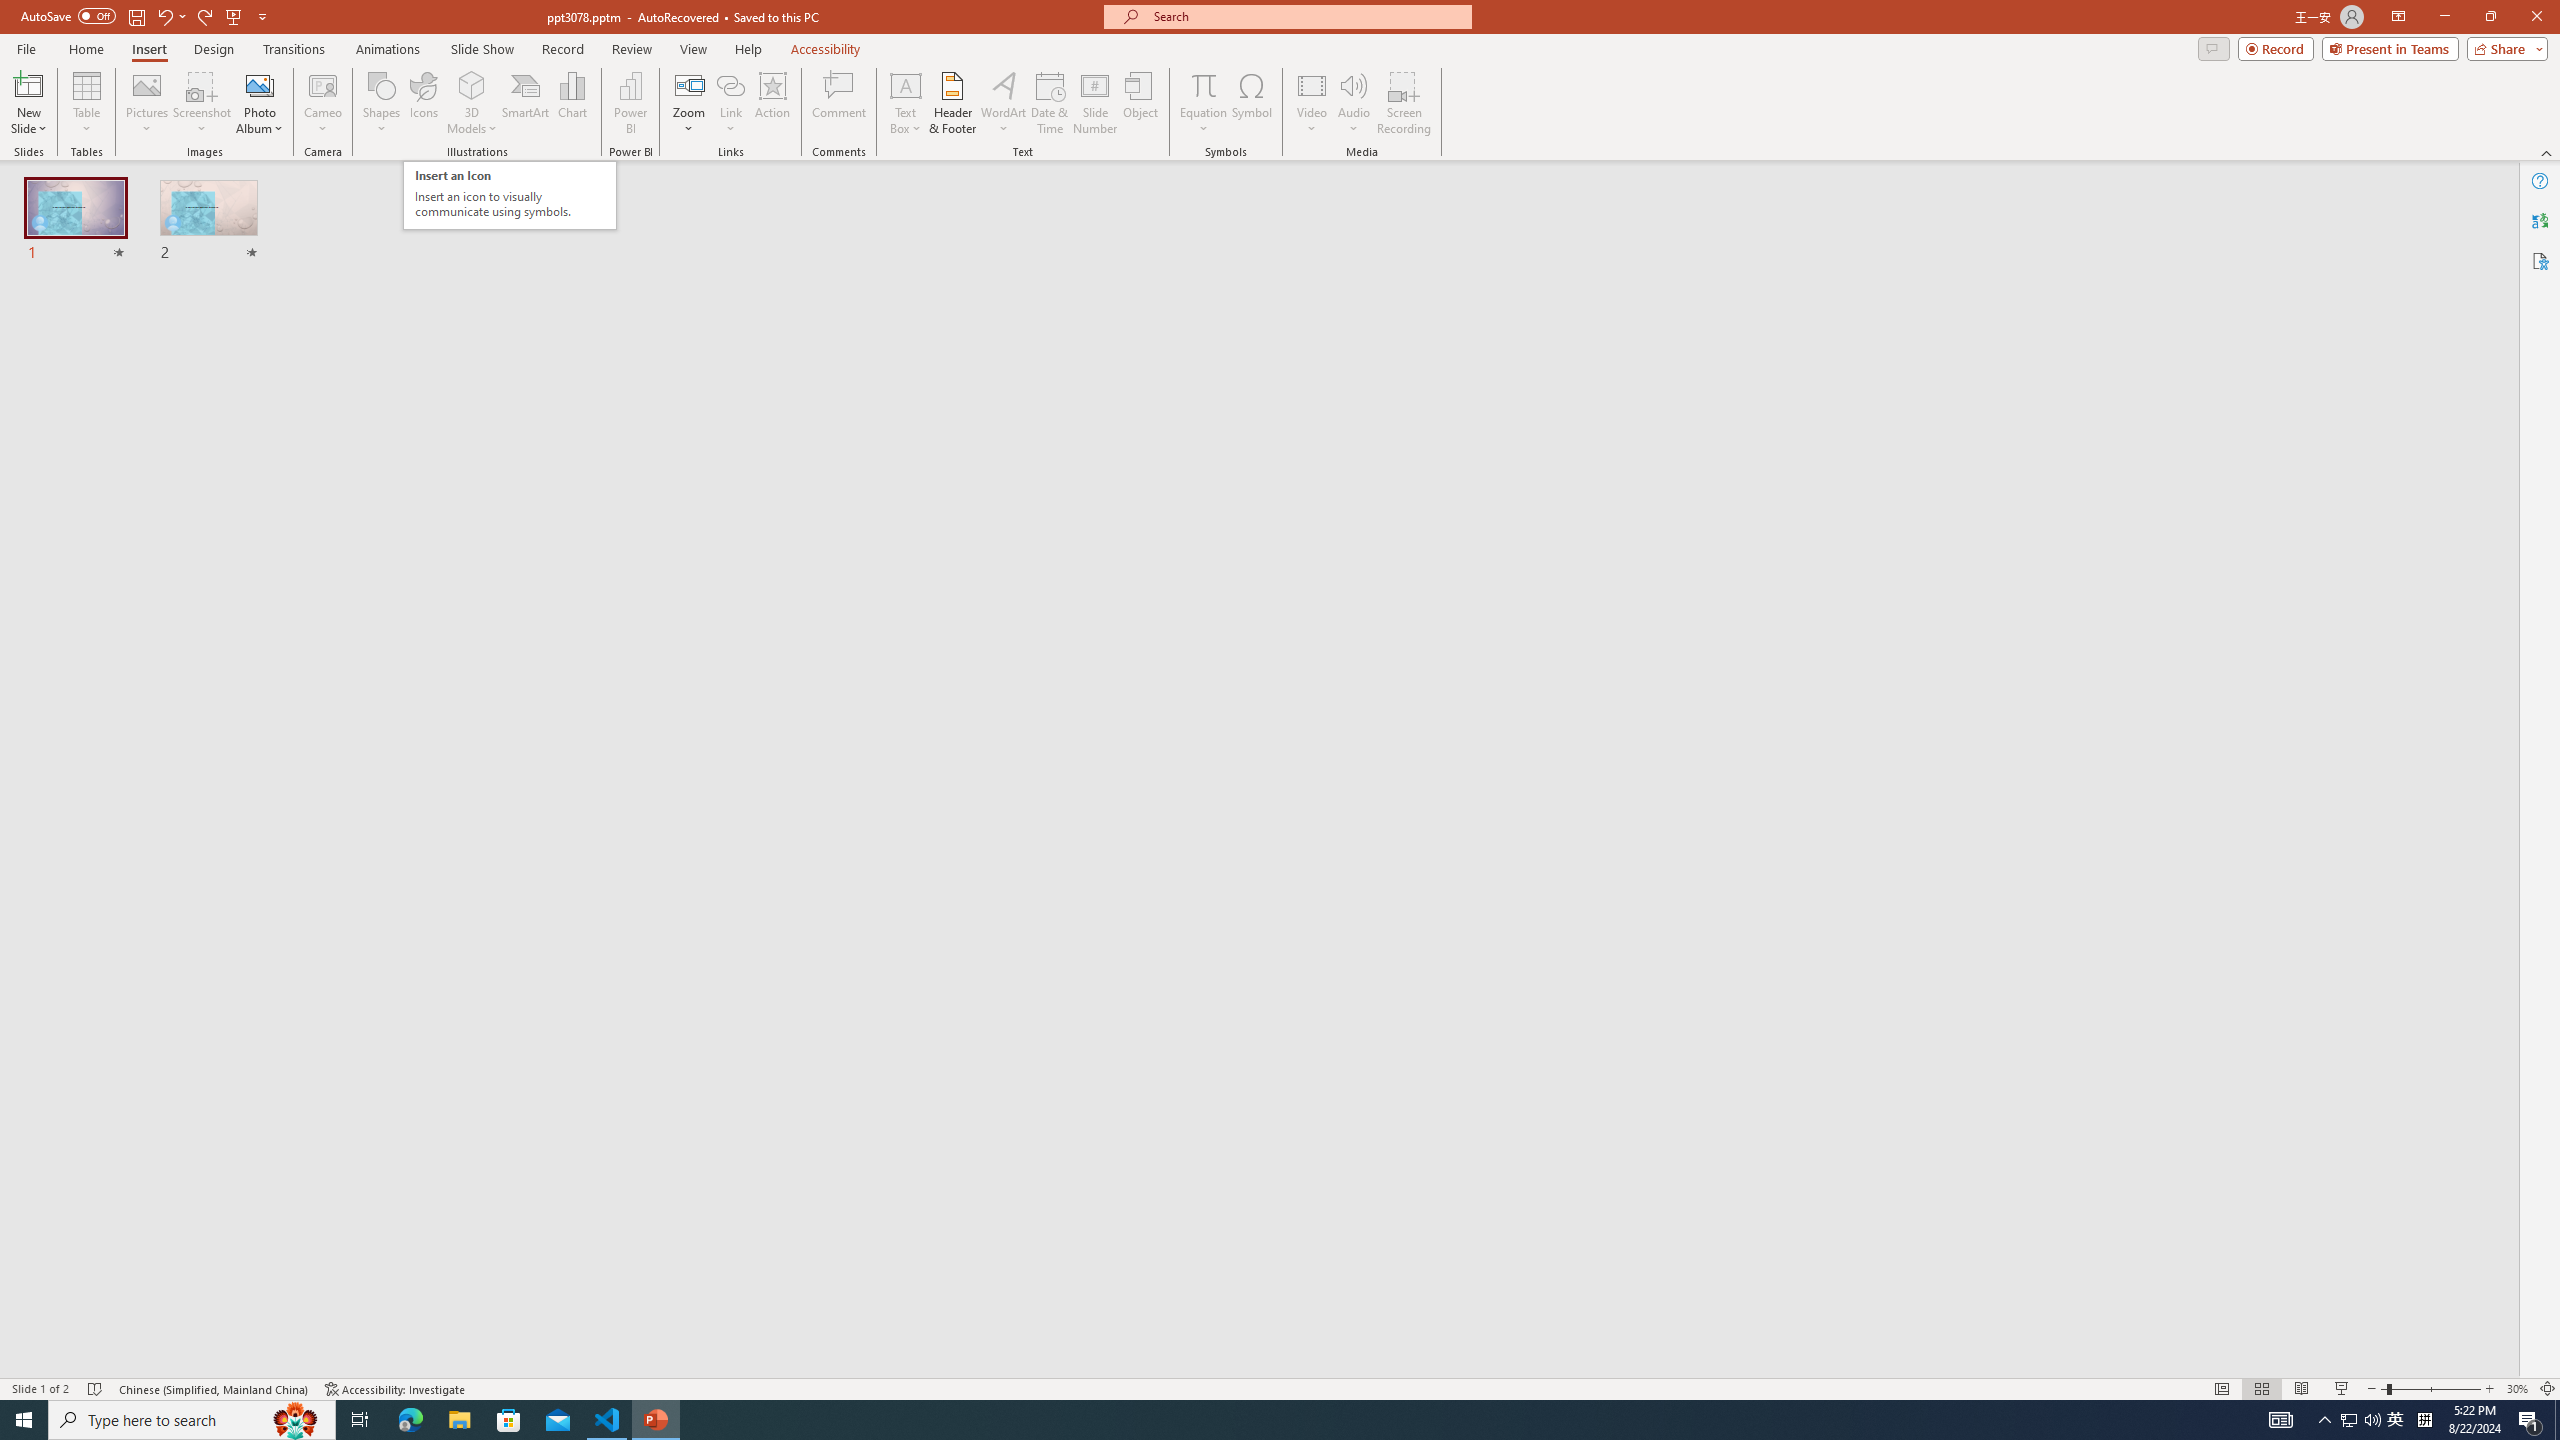 Image resolution: width=2560 pixels, height=1440 pixels. I want to click on 'Screen Recording...', so click(1403, 103).